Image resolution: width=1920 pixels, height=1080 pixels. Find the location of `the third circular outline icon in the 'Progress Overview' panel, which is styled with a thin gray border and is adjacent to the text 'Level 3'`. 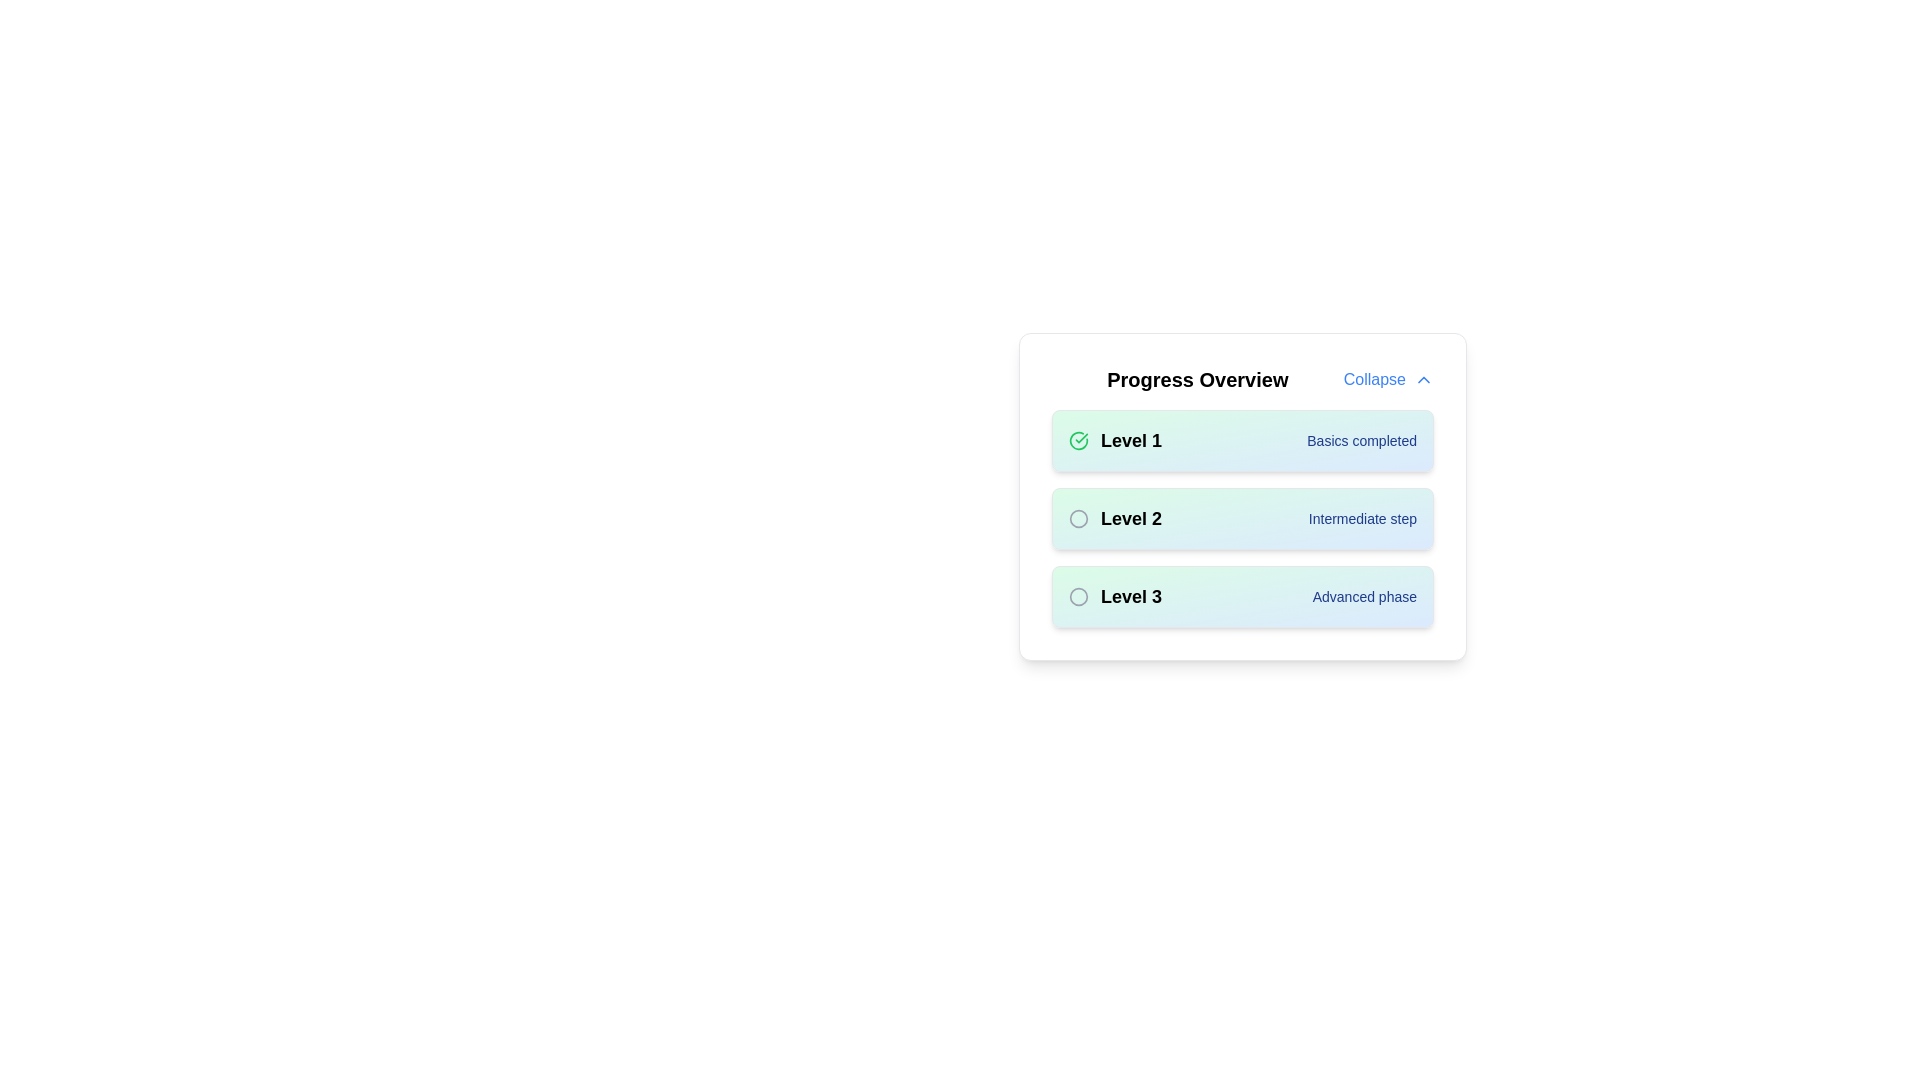

the third circular outline icon in the 'Progress Overview' panel, which is styled with a thin gray border and is adjacent to the text 'Level 3' is located at coordinates (1078, 596).